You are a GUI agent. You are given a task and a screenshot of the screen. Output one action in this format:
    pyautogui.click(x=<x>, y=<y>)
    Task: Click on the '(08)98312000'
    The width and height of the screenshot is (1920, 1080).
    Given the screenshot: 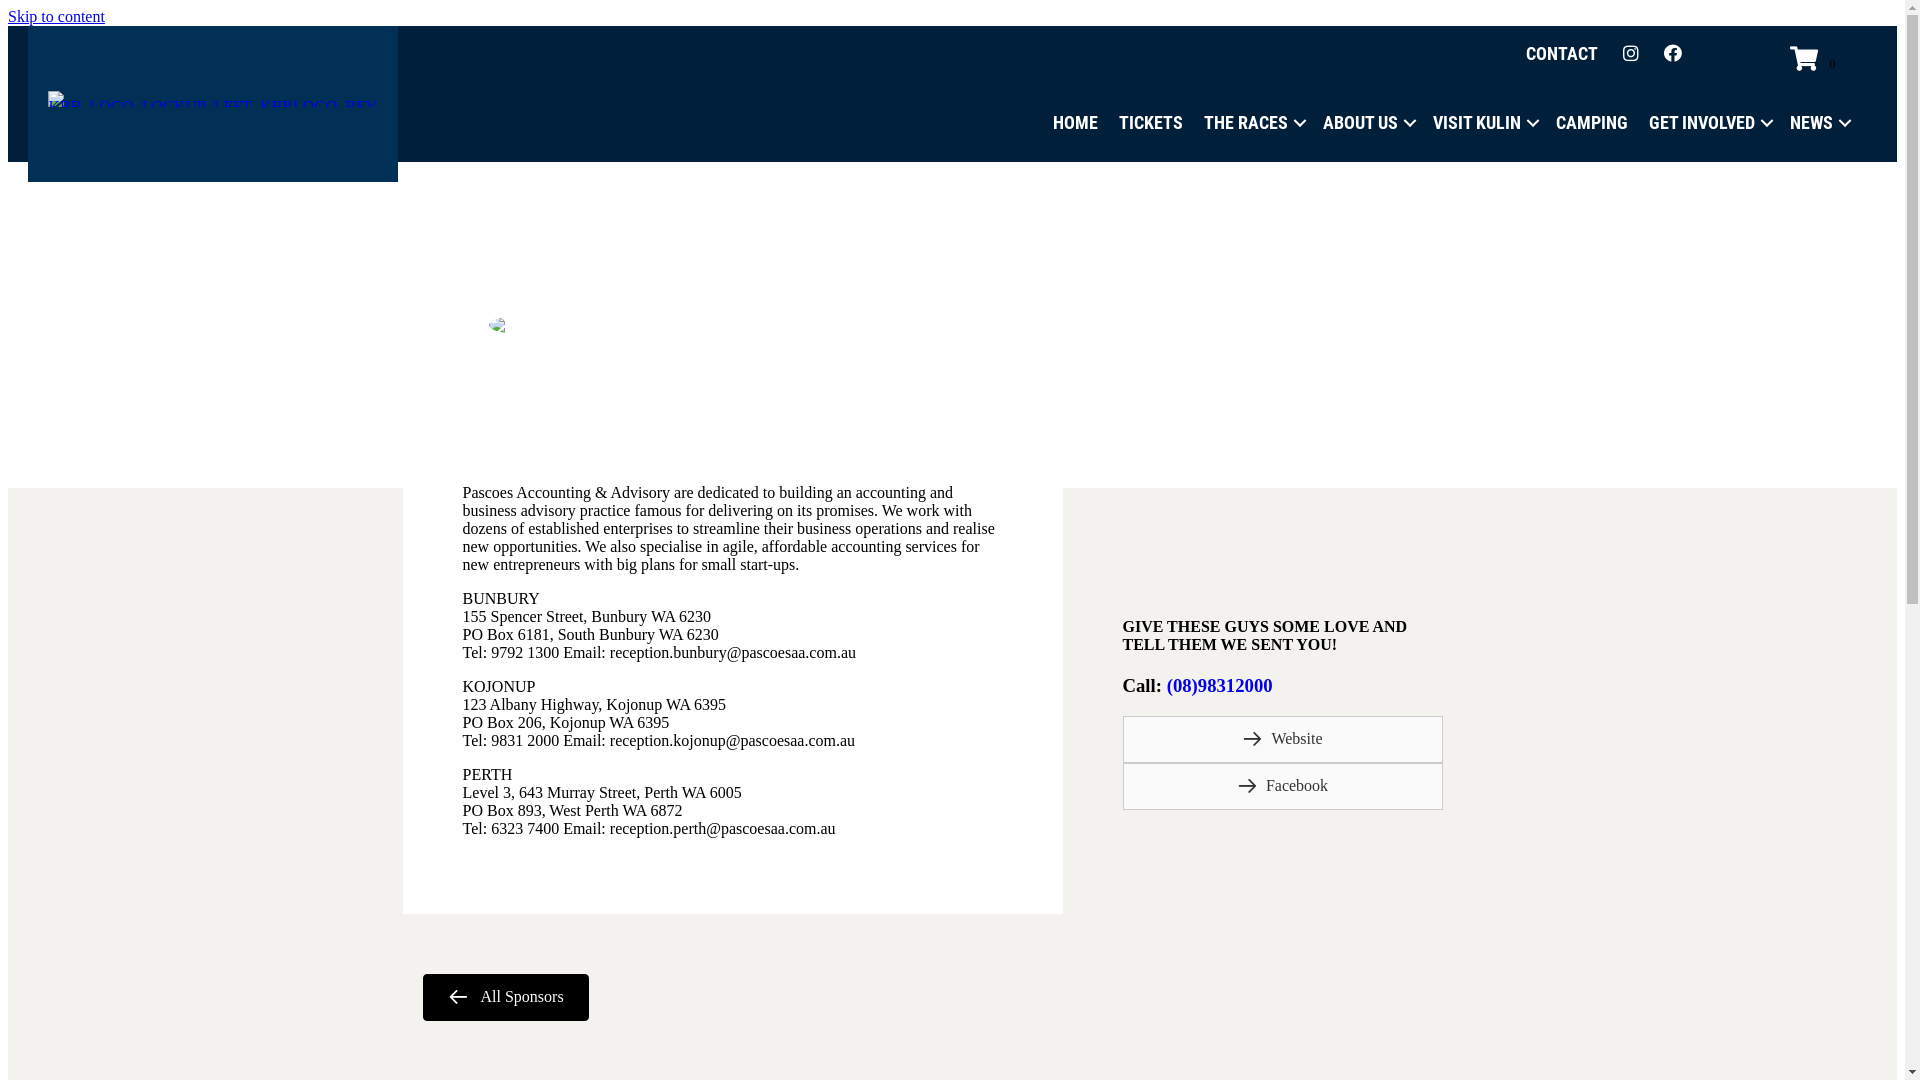 What is the action you would take?
    pyautogui.click(x=1166, y=684)
    